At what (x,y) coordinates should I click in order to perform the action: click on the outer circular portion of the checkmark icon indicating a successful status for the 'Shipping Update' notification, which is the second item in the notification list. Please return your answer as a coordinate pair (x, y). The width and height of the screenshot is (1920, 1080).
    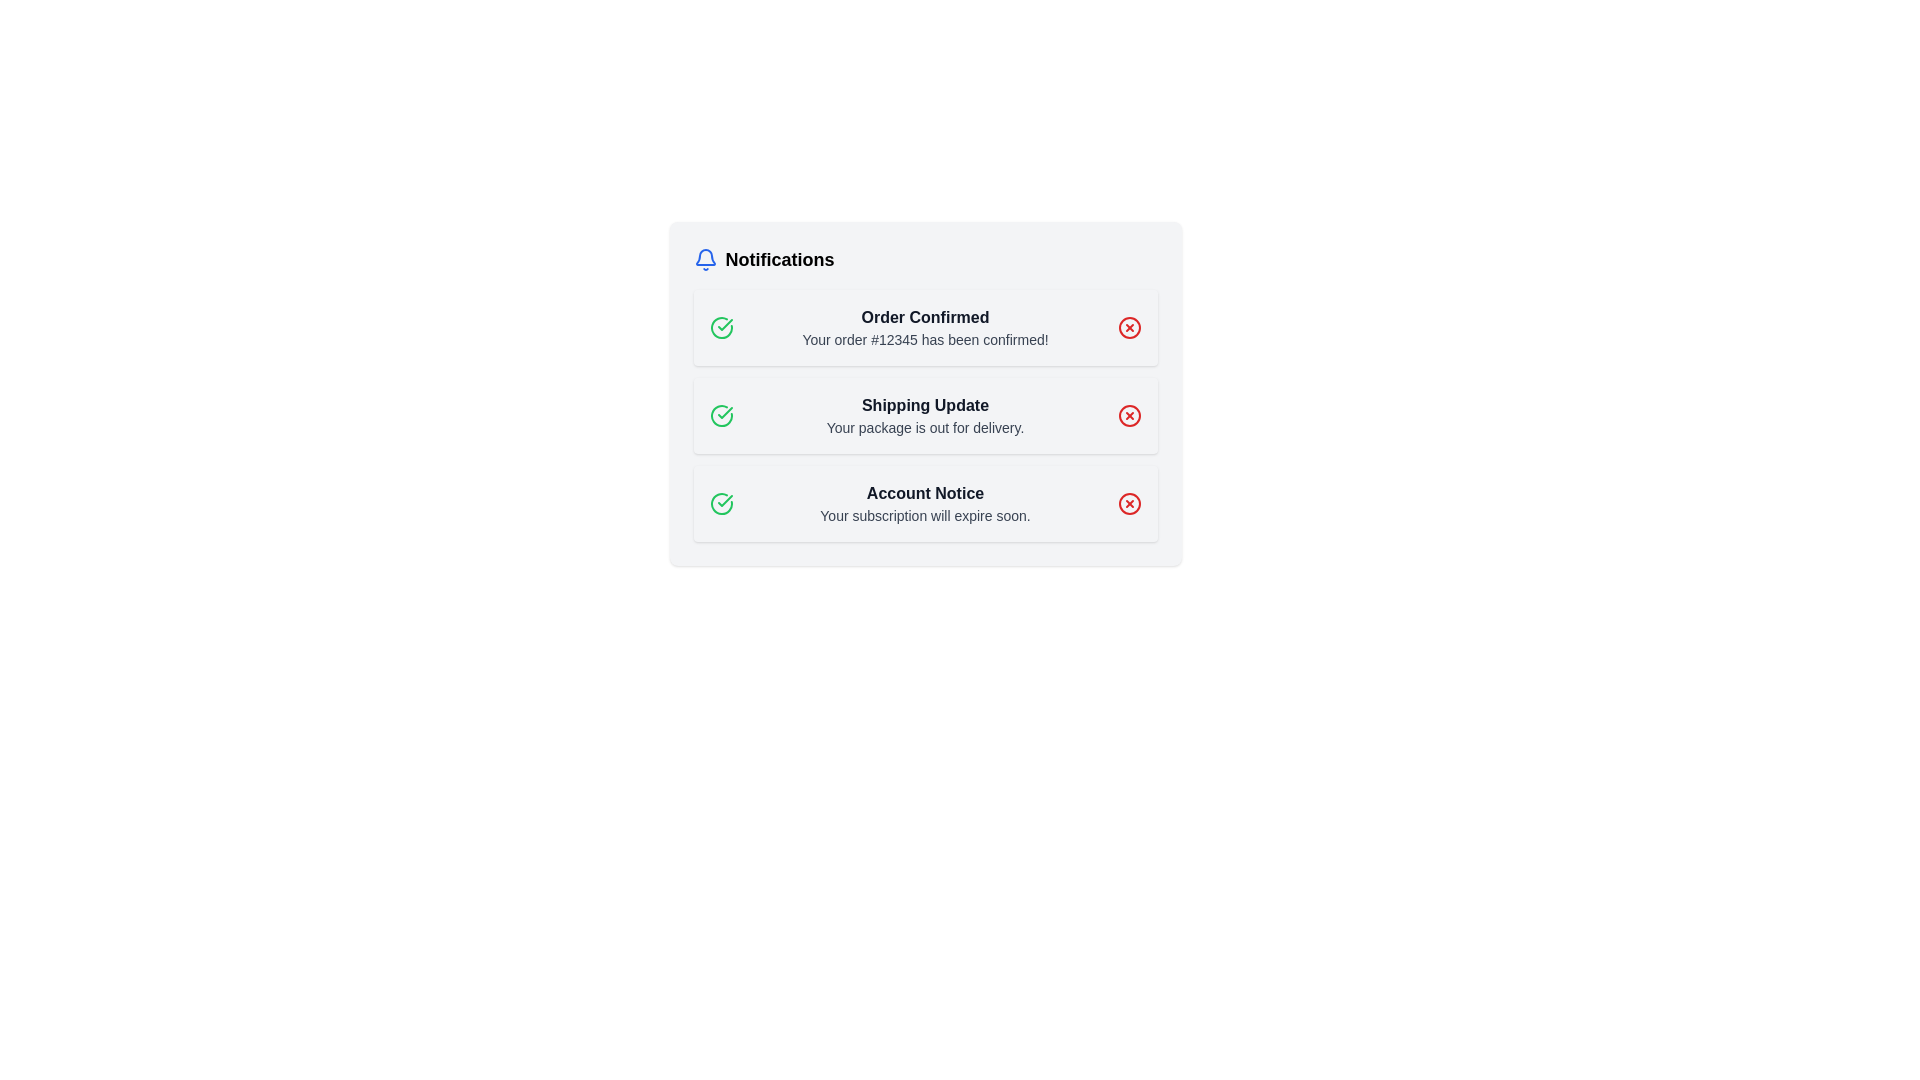
    Looking at the image, I should click on (720, 326).